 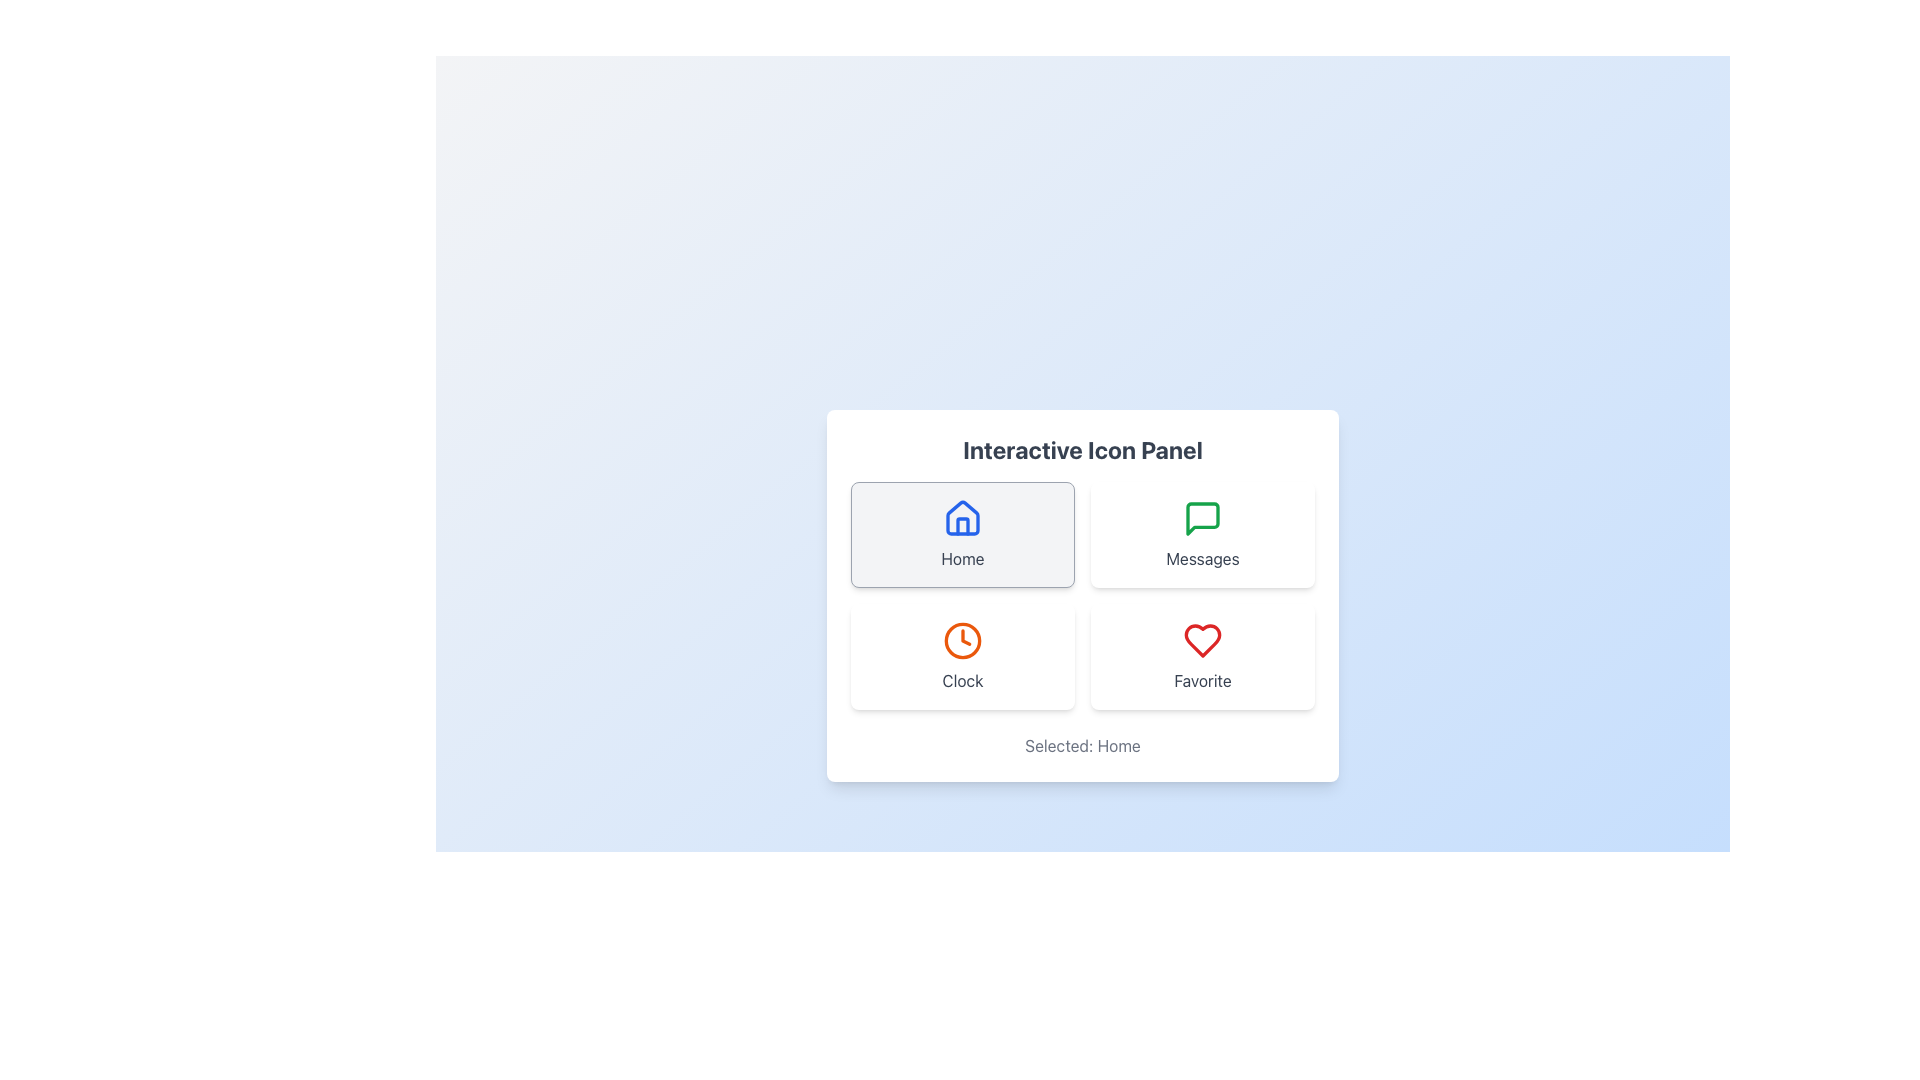 I want to click on the text label displaying 'Favorite', which is located at the bottom of the card in the bottom-right position of the grid, so click(x=1202, y=680).